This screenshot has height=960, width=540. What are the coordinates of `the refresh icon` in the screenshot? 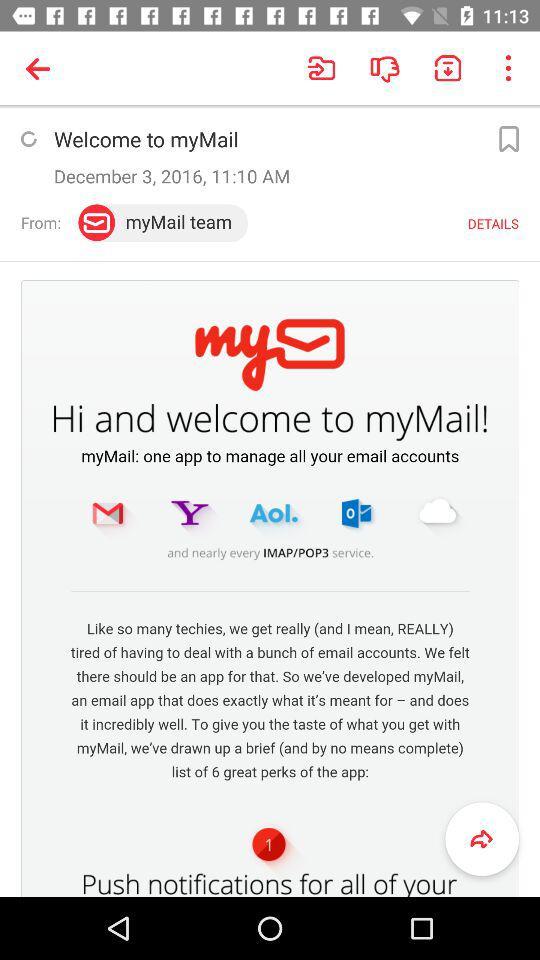 It's located at (27, 138).